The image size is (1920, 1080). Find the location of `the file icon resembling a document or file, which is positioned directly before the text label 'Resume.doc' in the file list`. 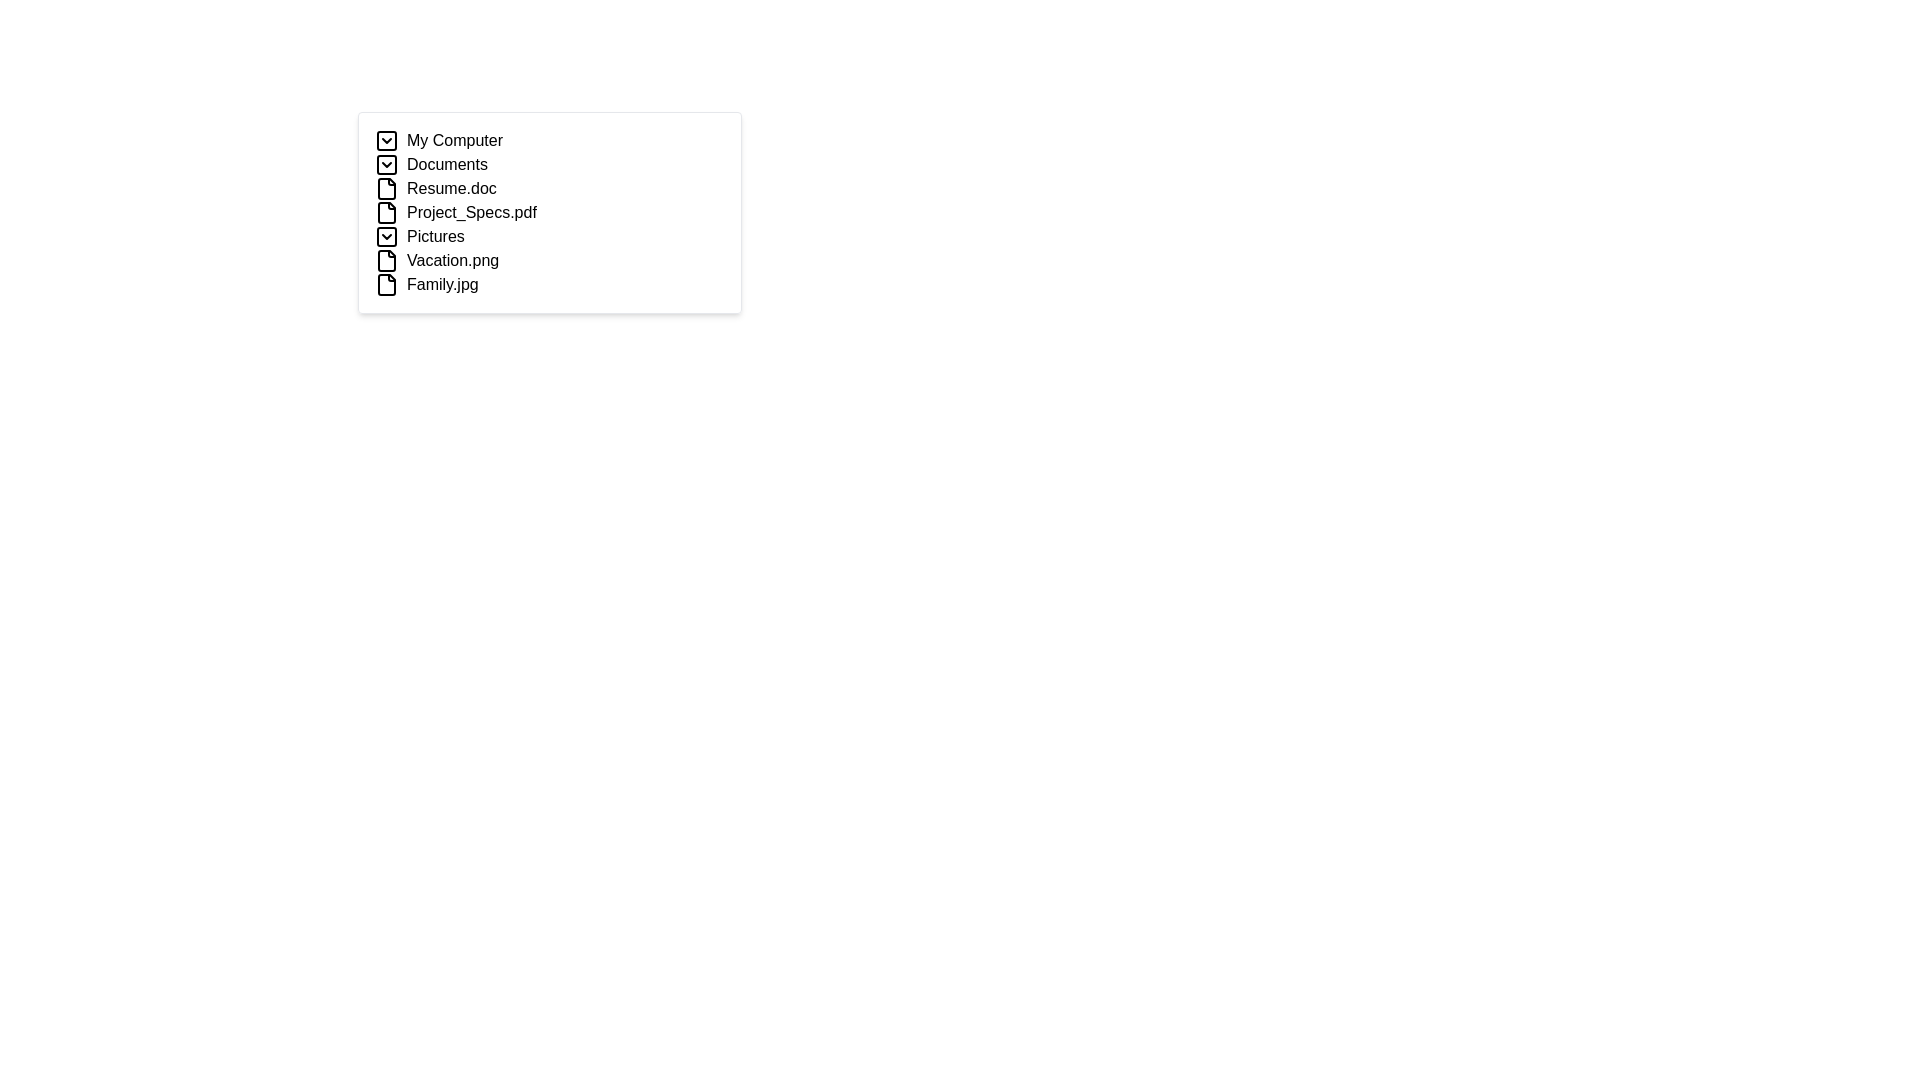

the file icon resembling a document or file, which is positioned directly before the text label 'Resume.doc' in the file list is located at coordinates (387, 189).